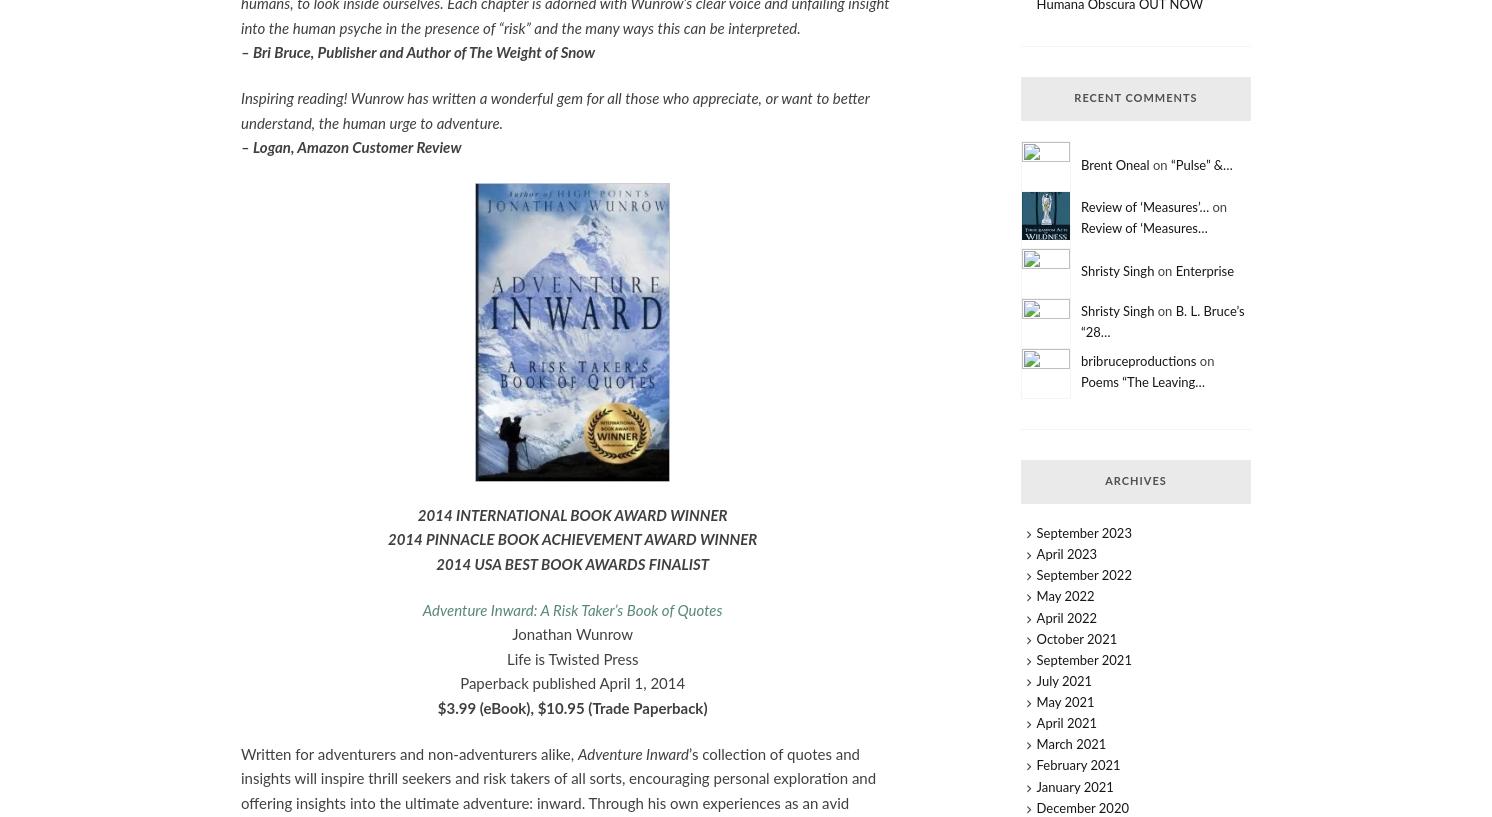 The width and height of the screenshot is (1492, 817). What do you see at coordinates (1143, 206) in the screenshot?
I see `'Review of ‘Measures’…'` at bounding box center [1143, 206].